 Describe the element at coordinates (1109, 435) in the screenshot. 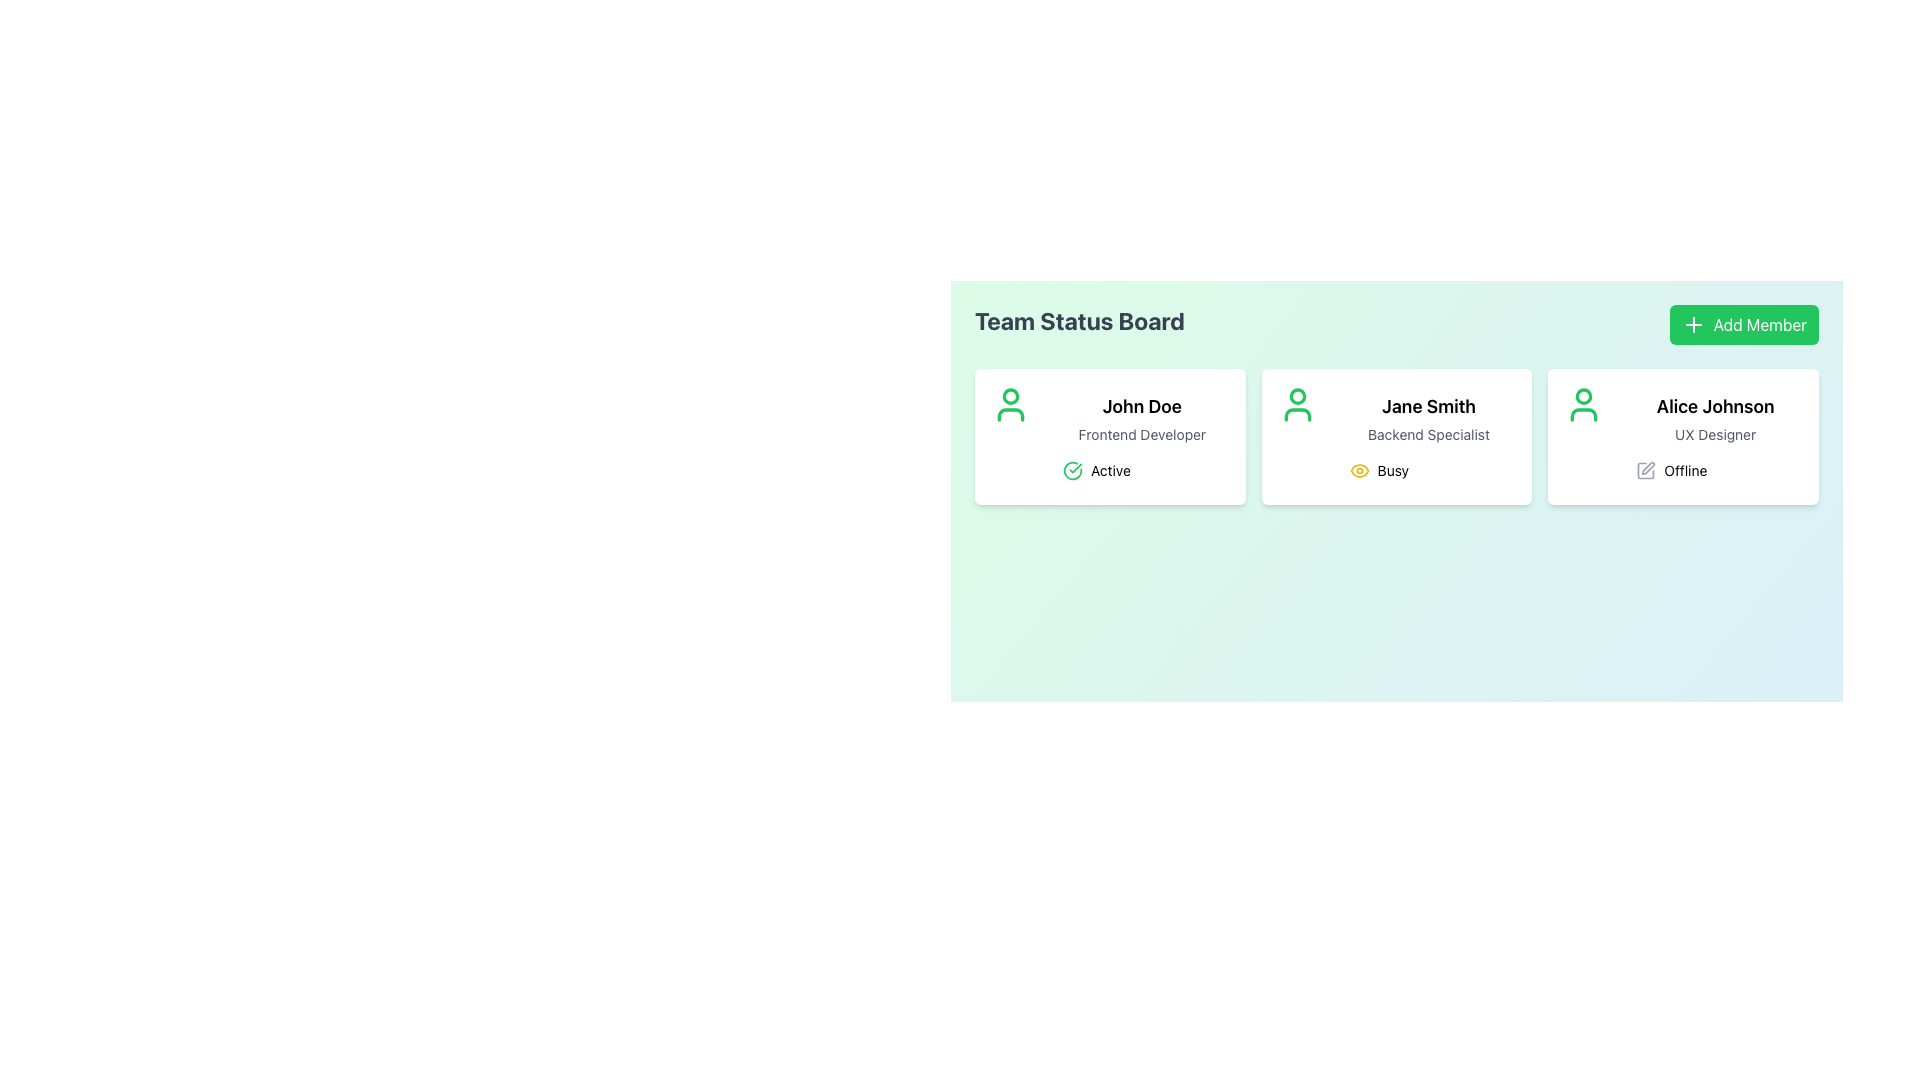

I see `the Informational card displaying an individual's role and status, which is the first card in a row of three cards at the top left of the grid` at that location.